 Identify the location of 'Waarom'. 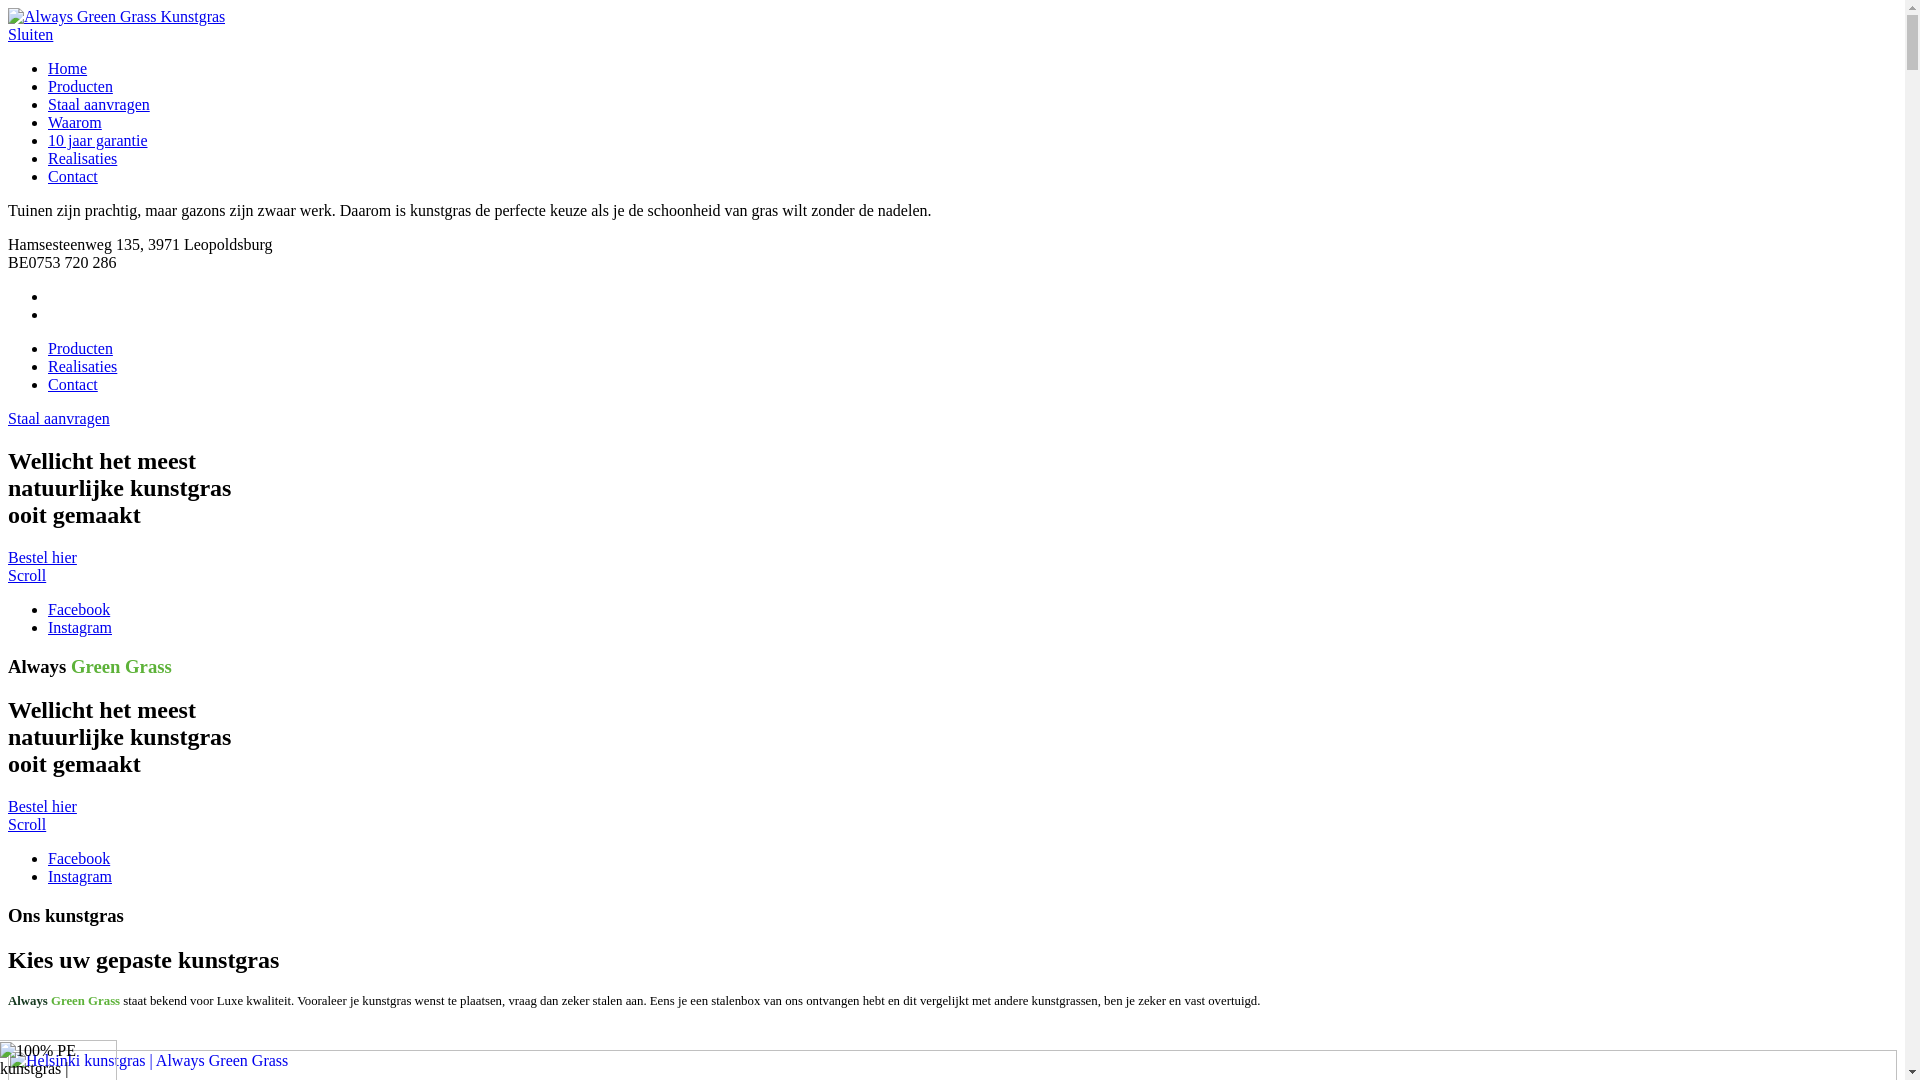
(75, 122).